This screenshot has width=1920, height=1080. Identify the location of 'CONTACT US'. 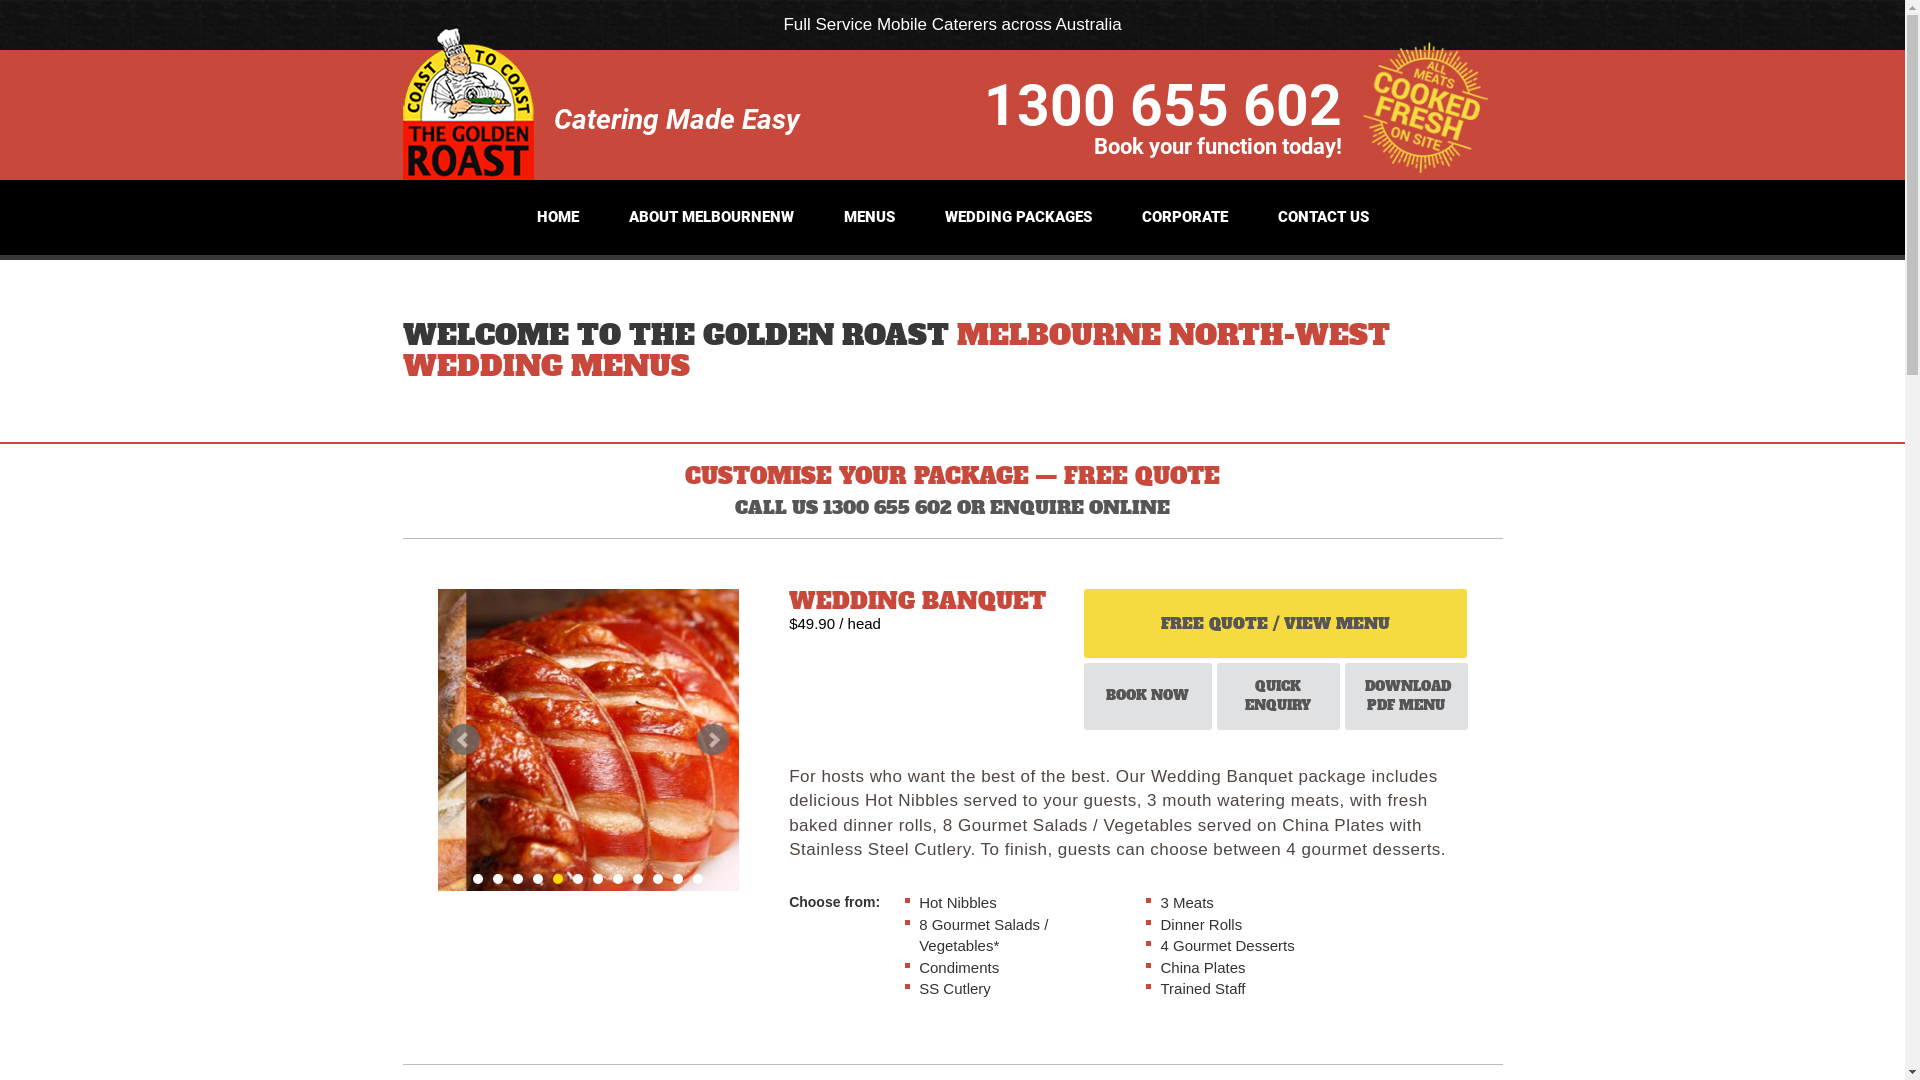
(1323, 217).